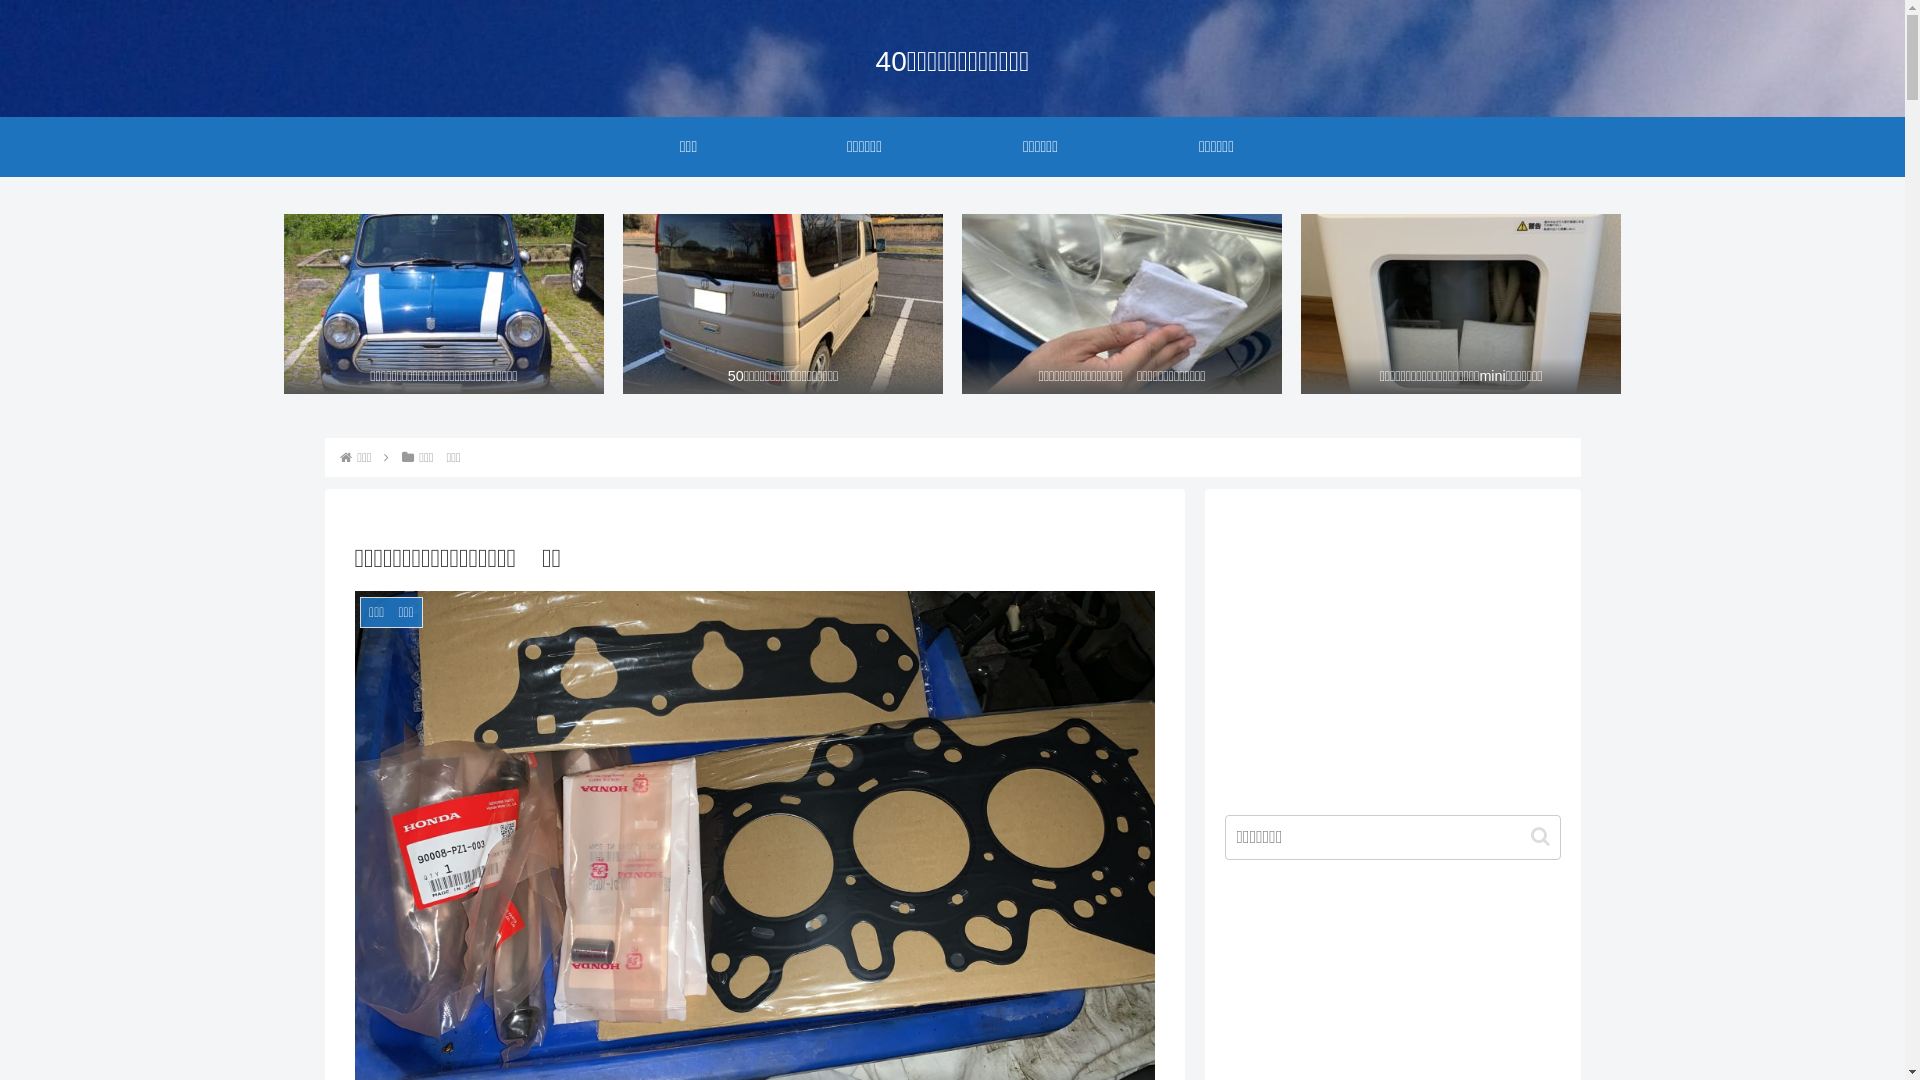 The image size is (1920, 1080). I want to click on 'Advertisement', so click(1391, 648).